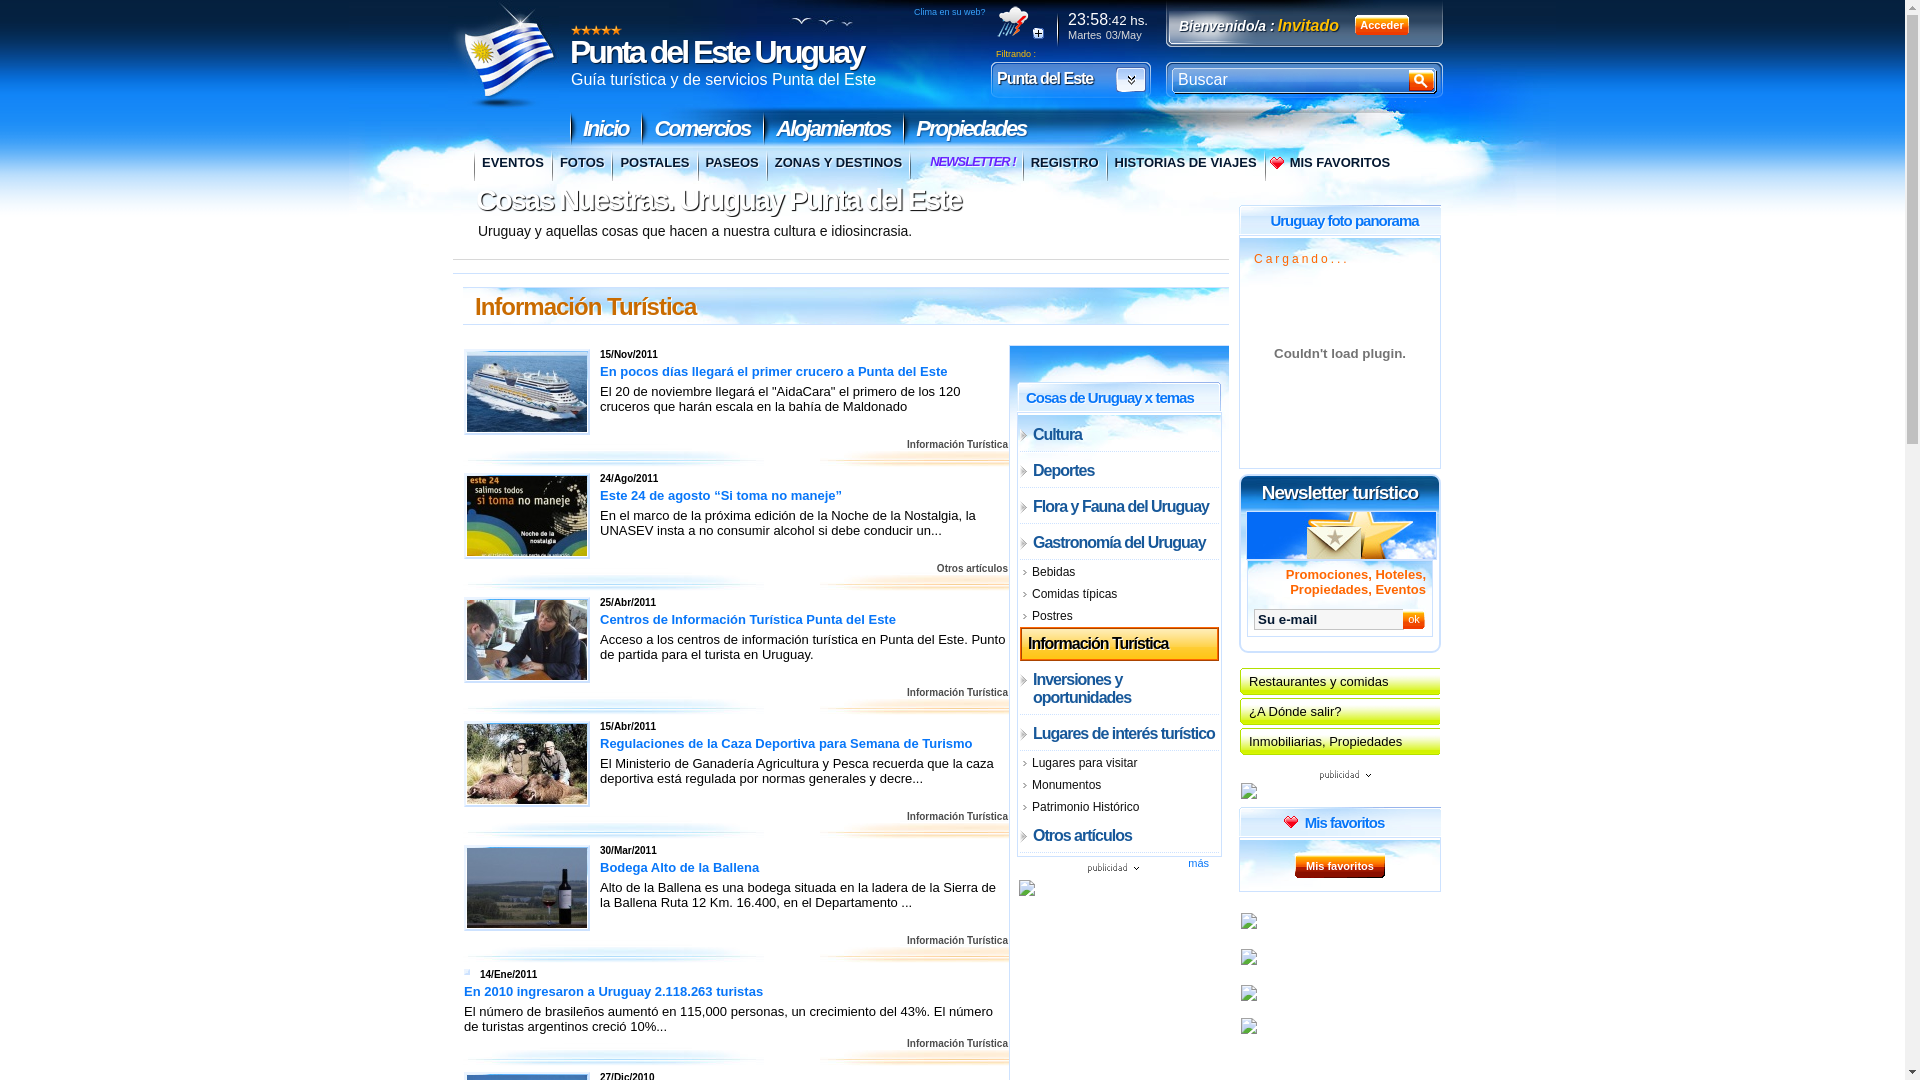  Describe the element at coordinates (1339, 680) in the screenshot. I see `'Restaurantes y comidas'` at that location.